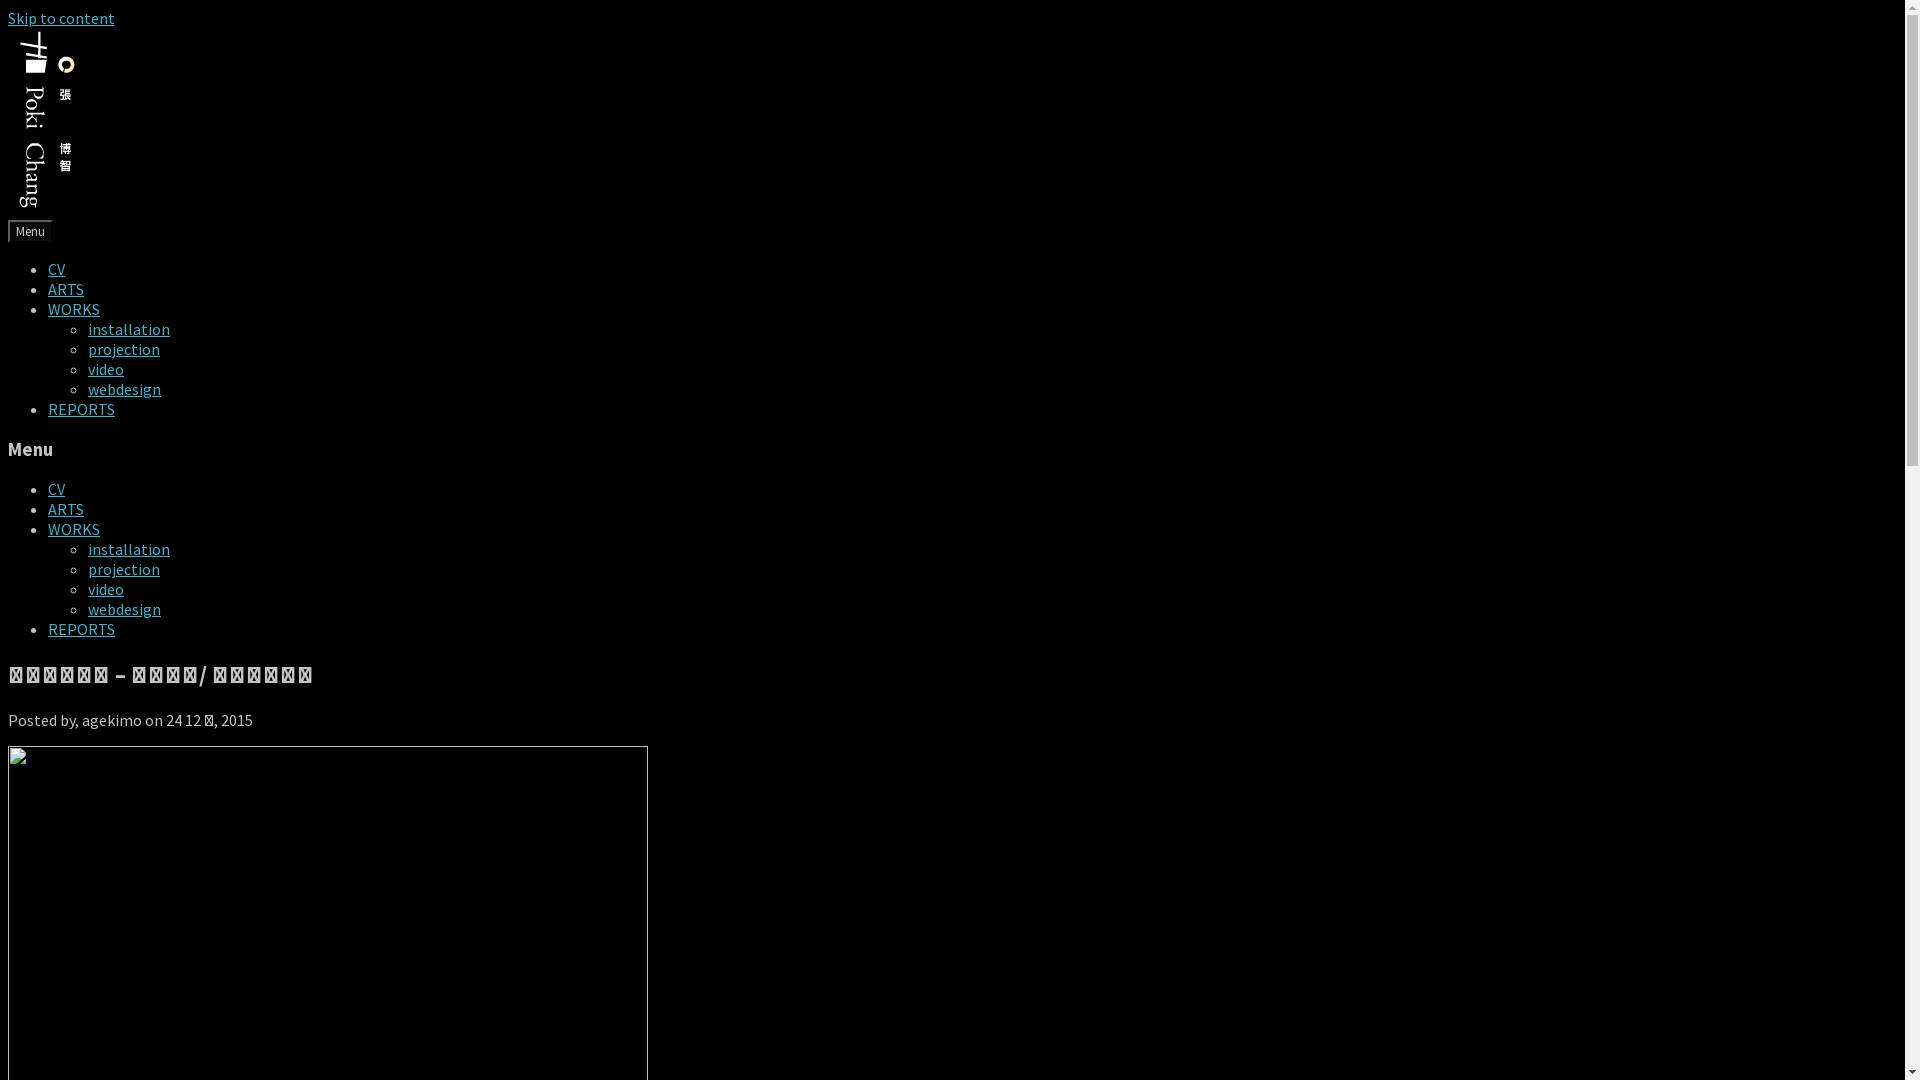 Image resolution: width=1920 pixels, height=1080 pixels. What do you see at coordinates (80, 407) in the screenshot?
I see `'REPORTS'` at bounding box center [80, 407].